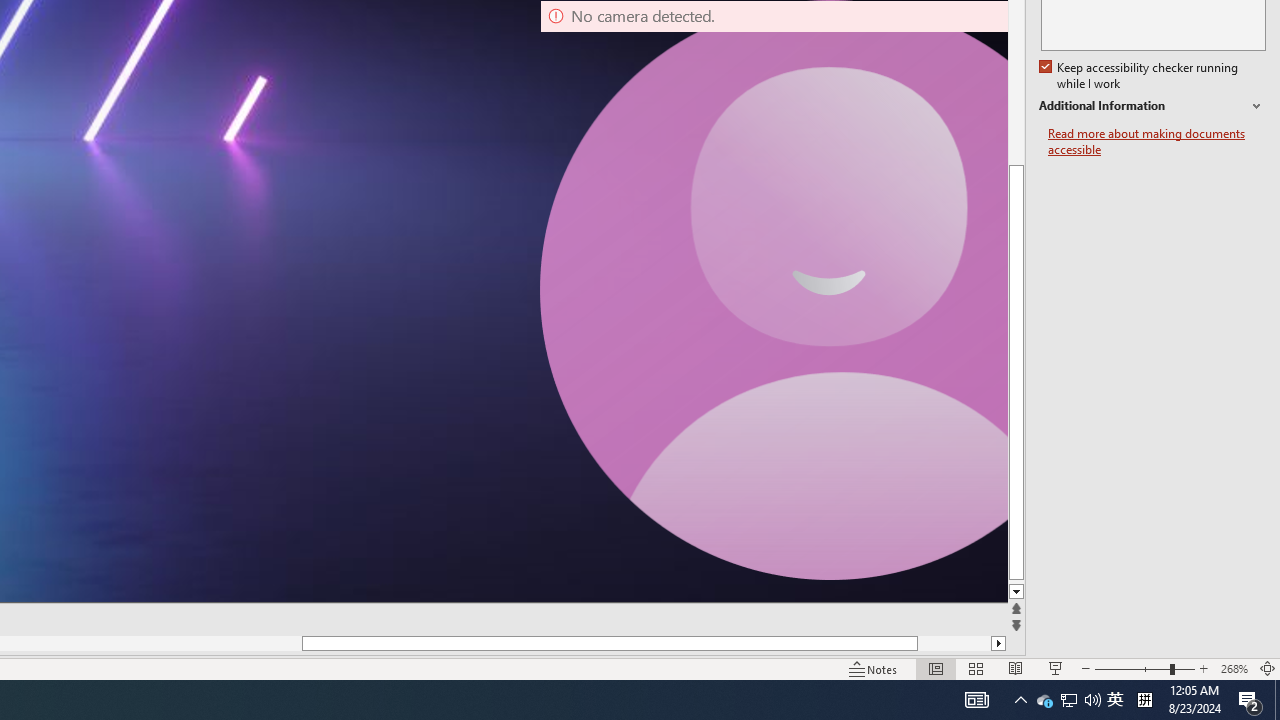 The height and width of the screenshot is (720, 1280). What do you see at coordinates (976, 669) in the screenshot?
I see `'Slide Sorter'` at bounding box center [976, 669].